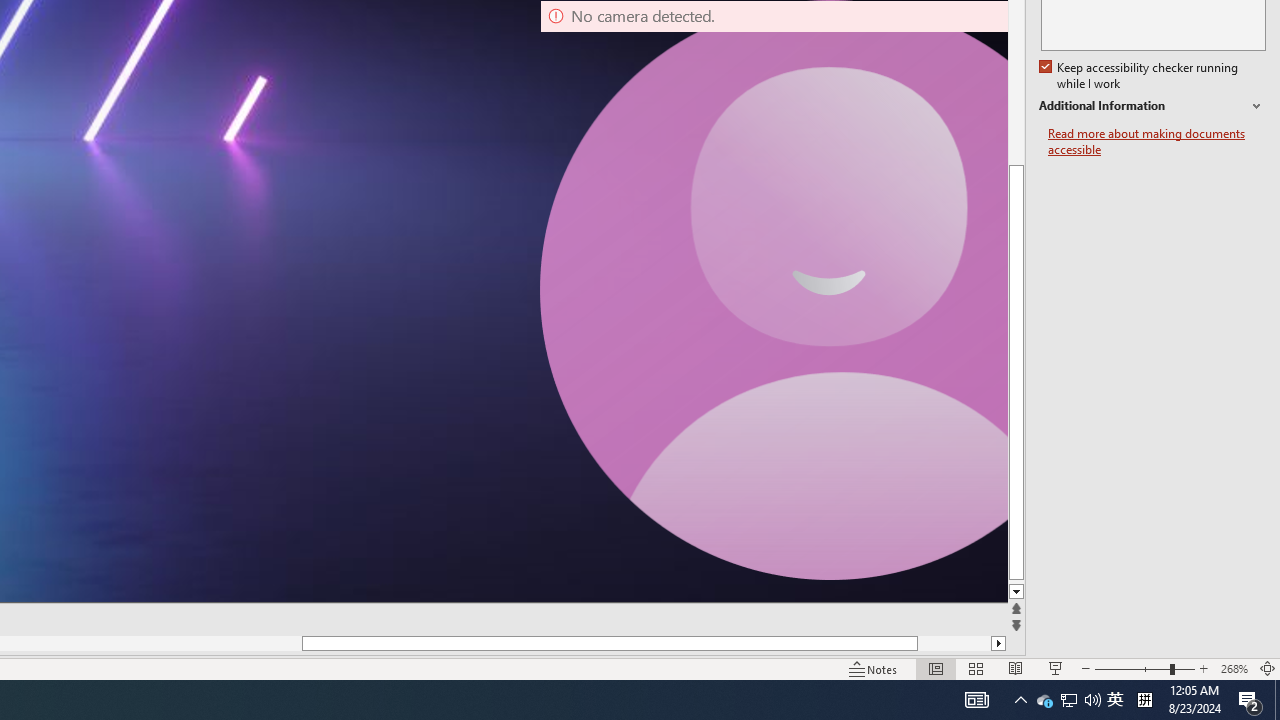 The height and width of the screenshot is (720, 1280). What do you see at coordinates (976, 669) in the screenshot?
I see `'Slide Sorter'` at bounding box center [976, 669].